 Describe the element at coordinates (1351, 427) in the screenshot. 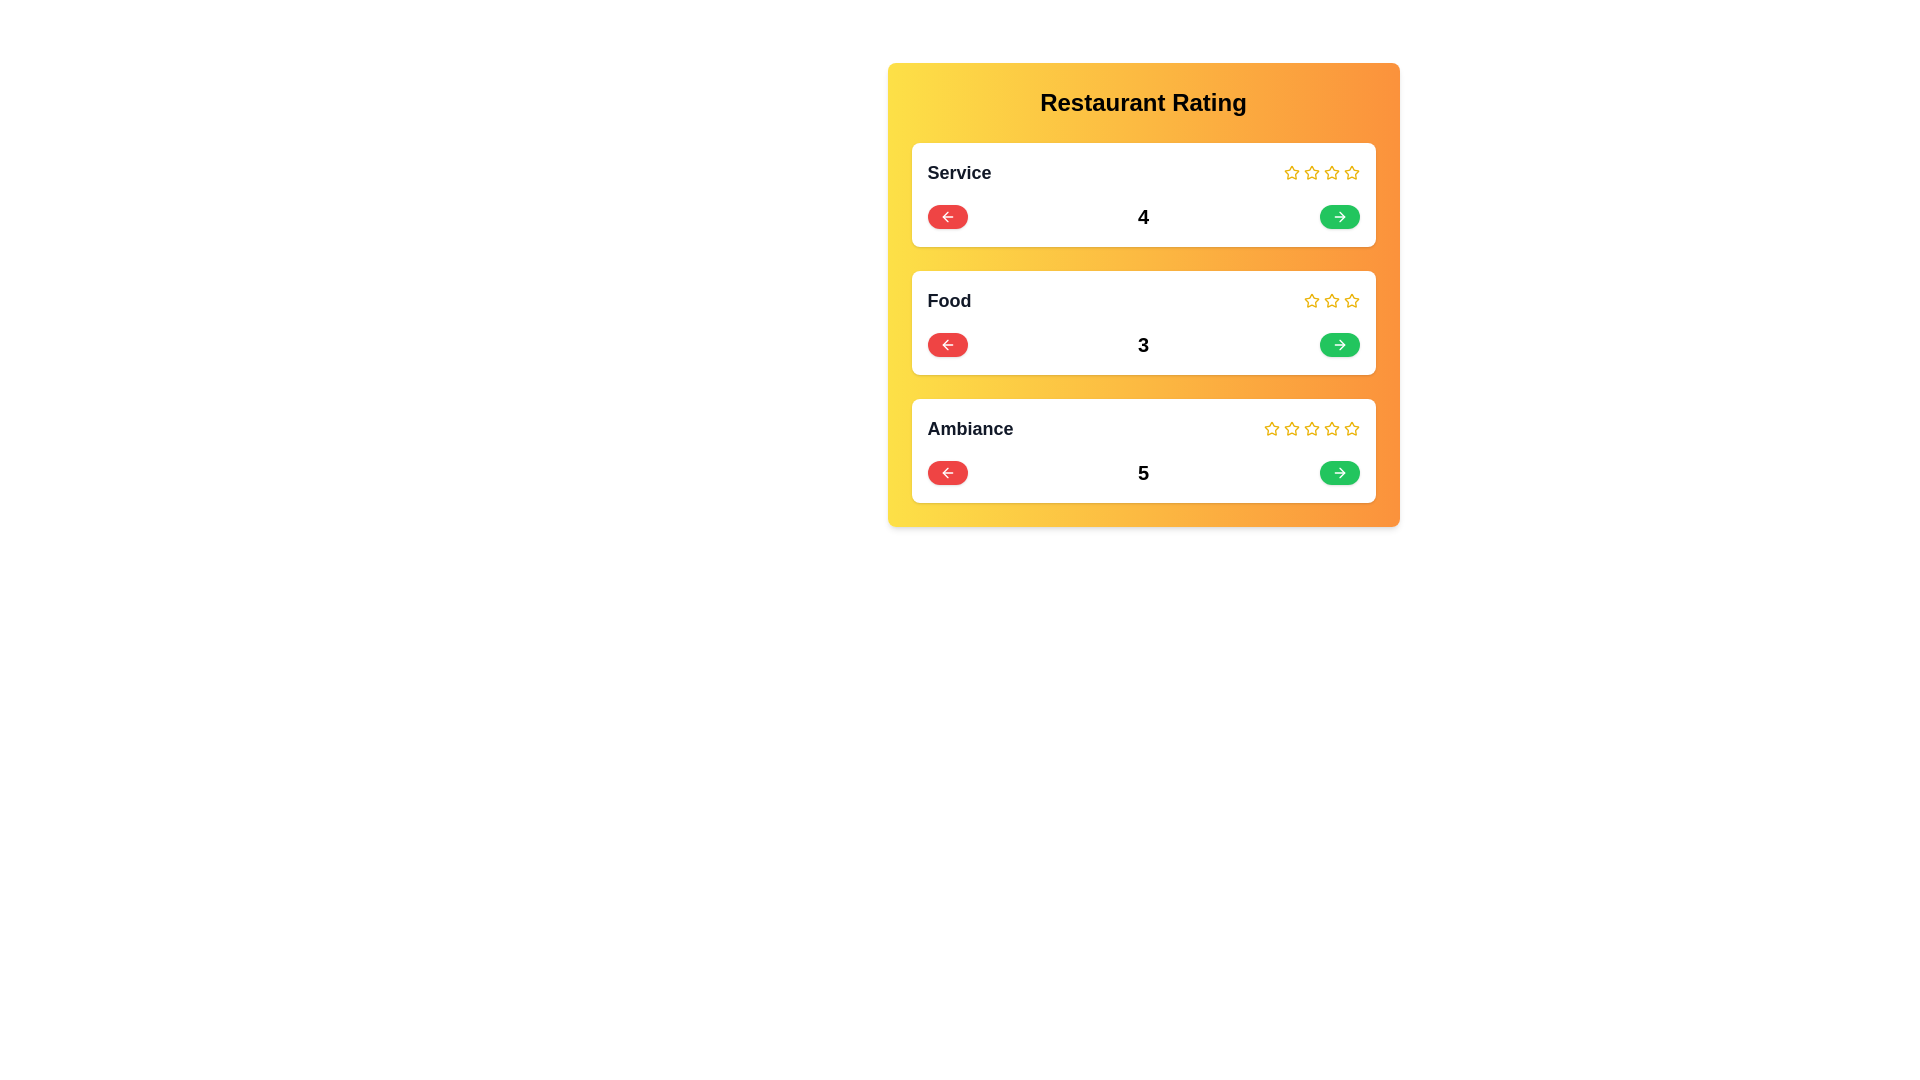

I see `the fifth interactive star icon under the 'Ambiance' section to rate it as five stars` at that location.